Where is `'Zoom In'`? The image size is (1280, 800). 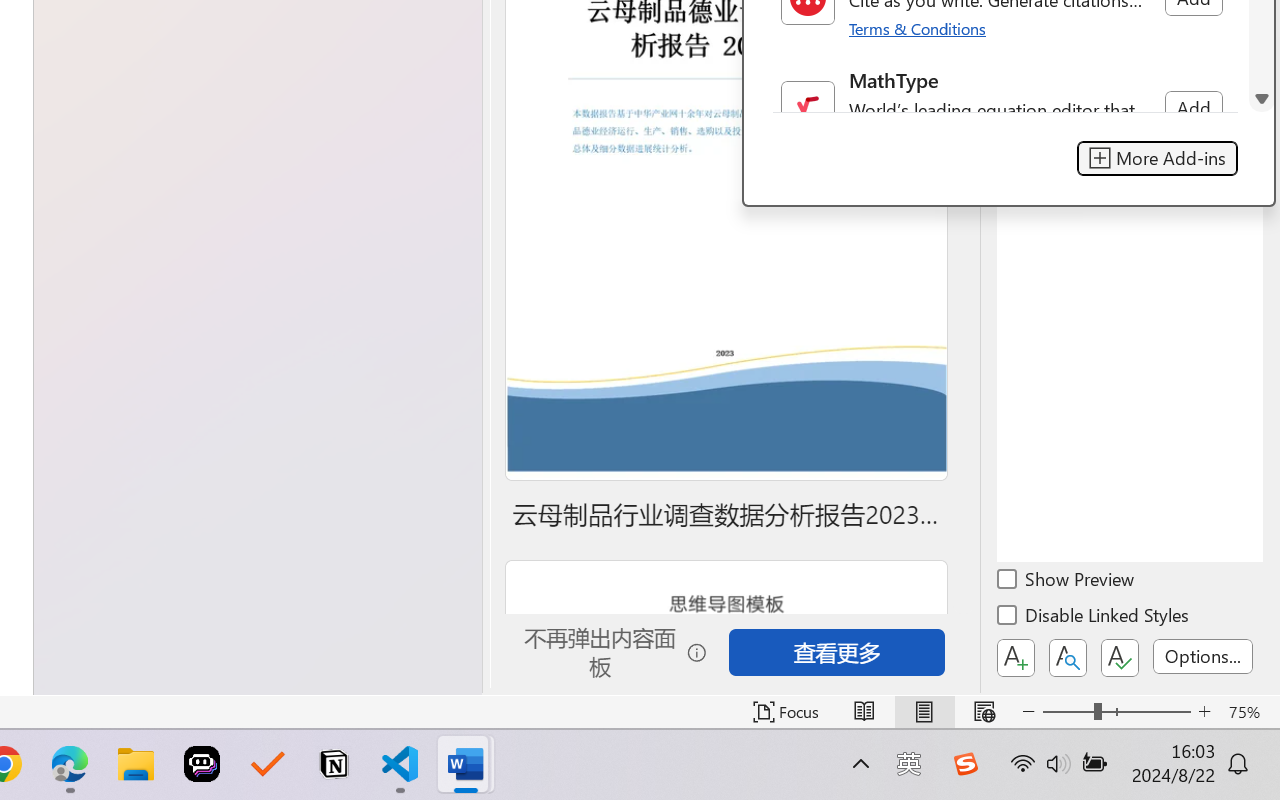
'Zoom In' is located at coordinates (1204, 711).